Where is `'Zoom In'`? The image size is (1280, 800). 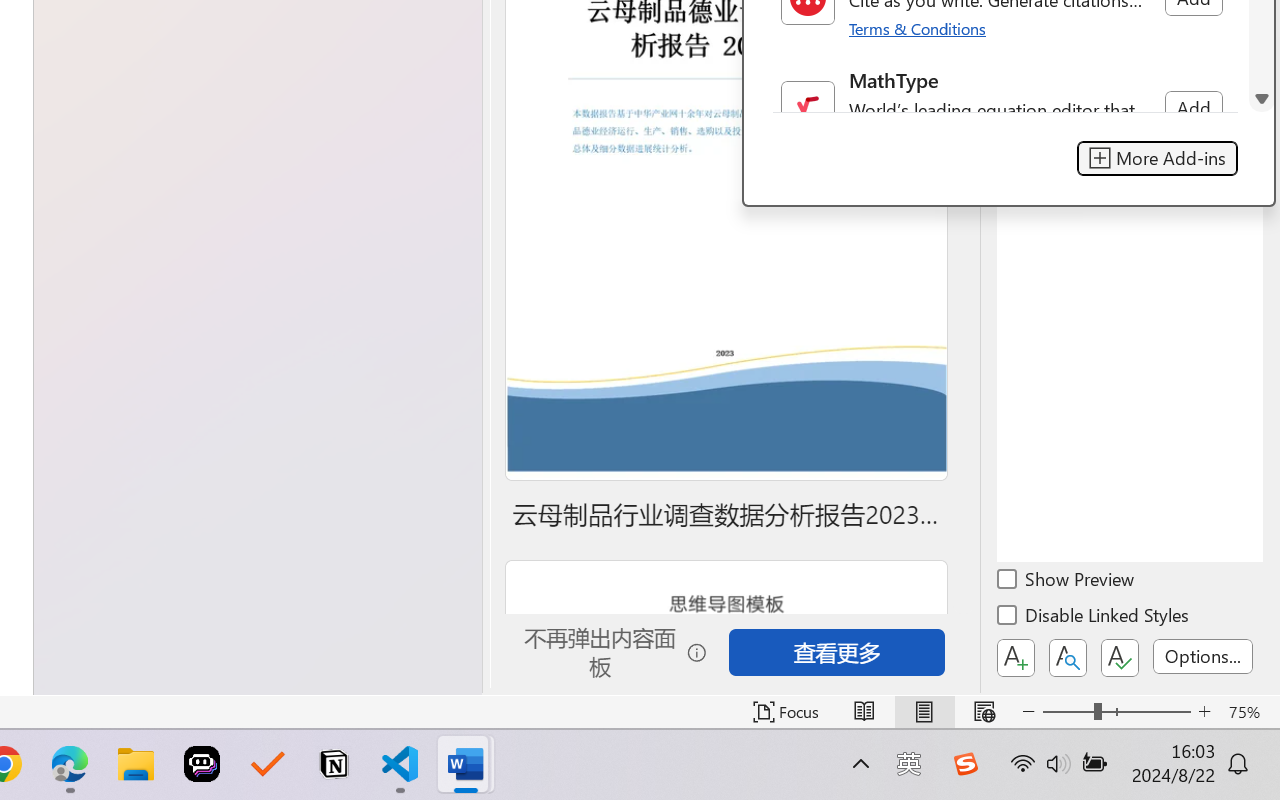
'Zoom In' is located at coordinates (1204, 711).